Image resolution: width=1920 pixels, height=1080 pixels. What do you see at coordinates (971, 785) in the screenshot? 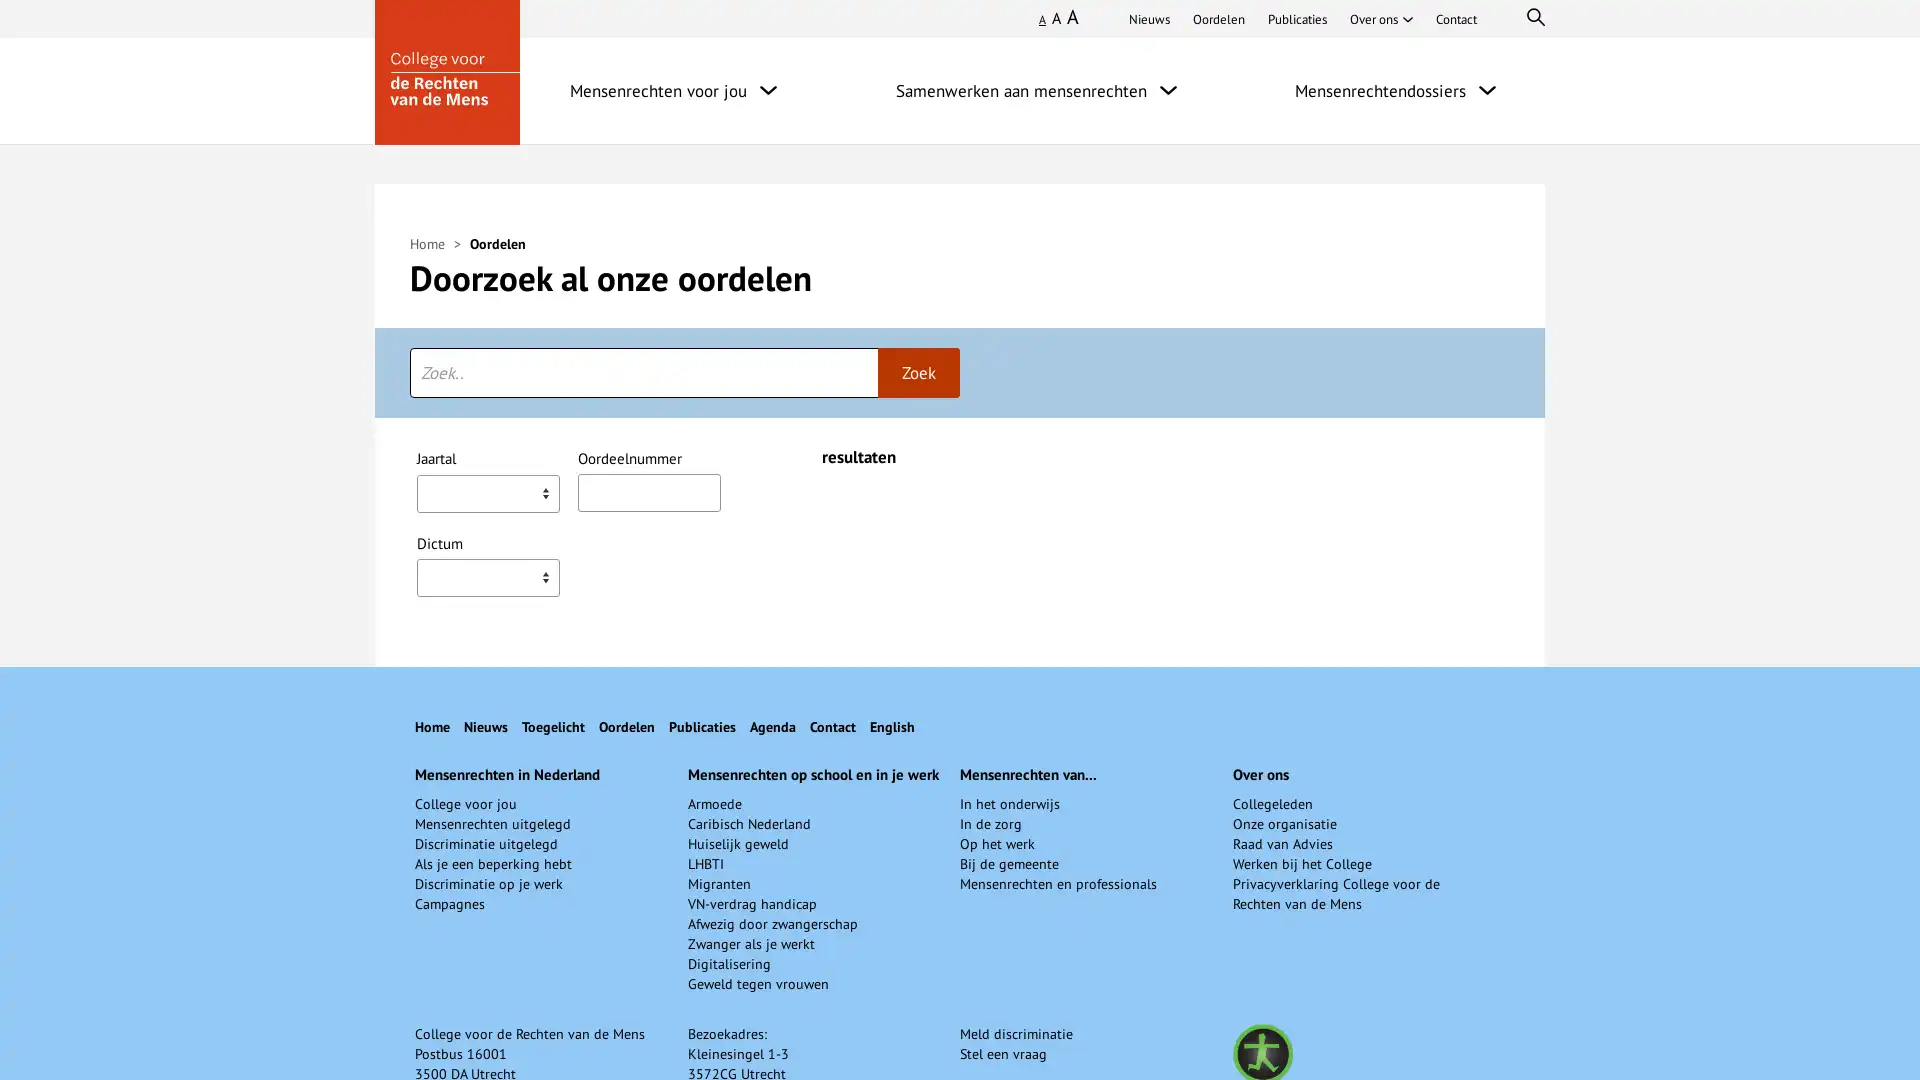
I see `Arbeidsomstandigheden,` at bounding box center [971, 785].